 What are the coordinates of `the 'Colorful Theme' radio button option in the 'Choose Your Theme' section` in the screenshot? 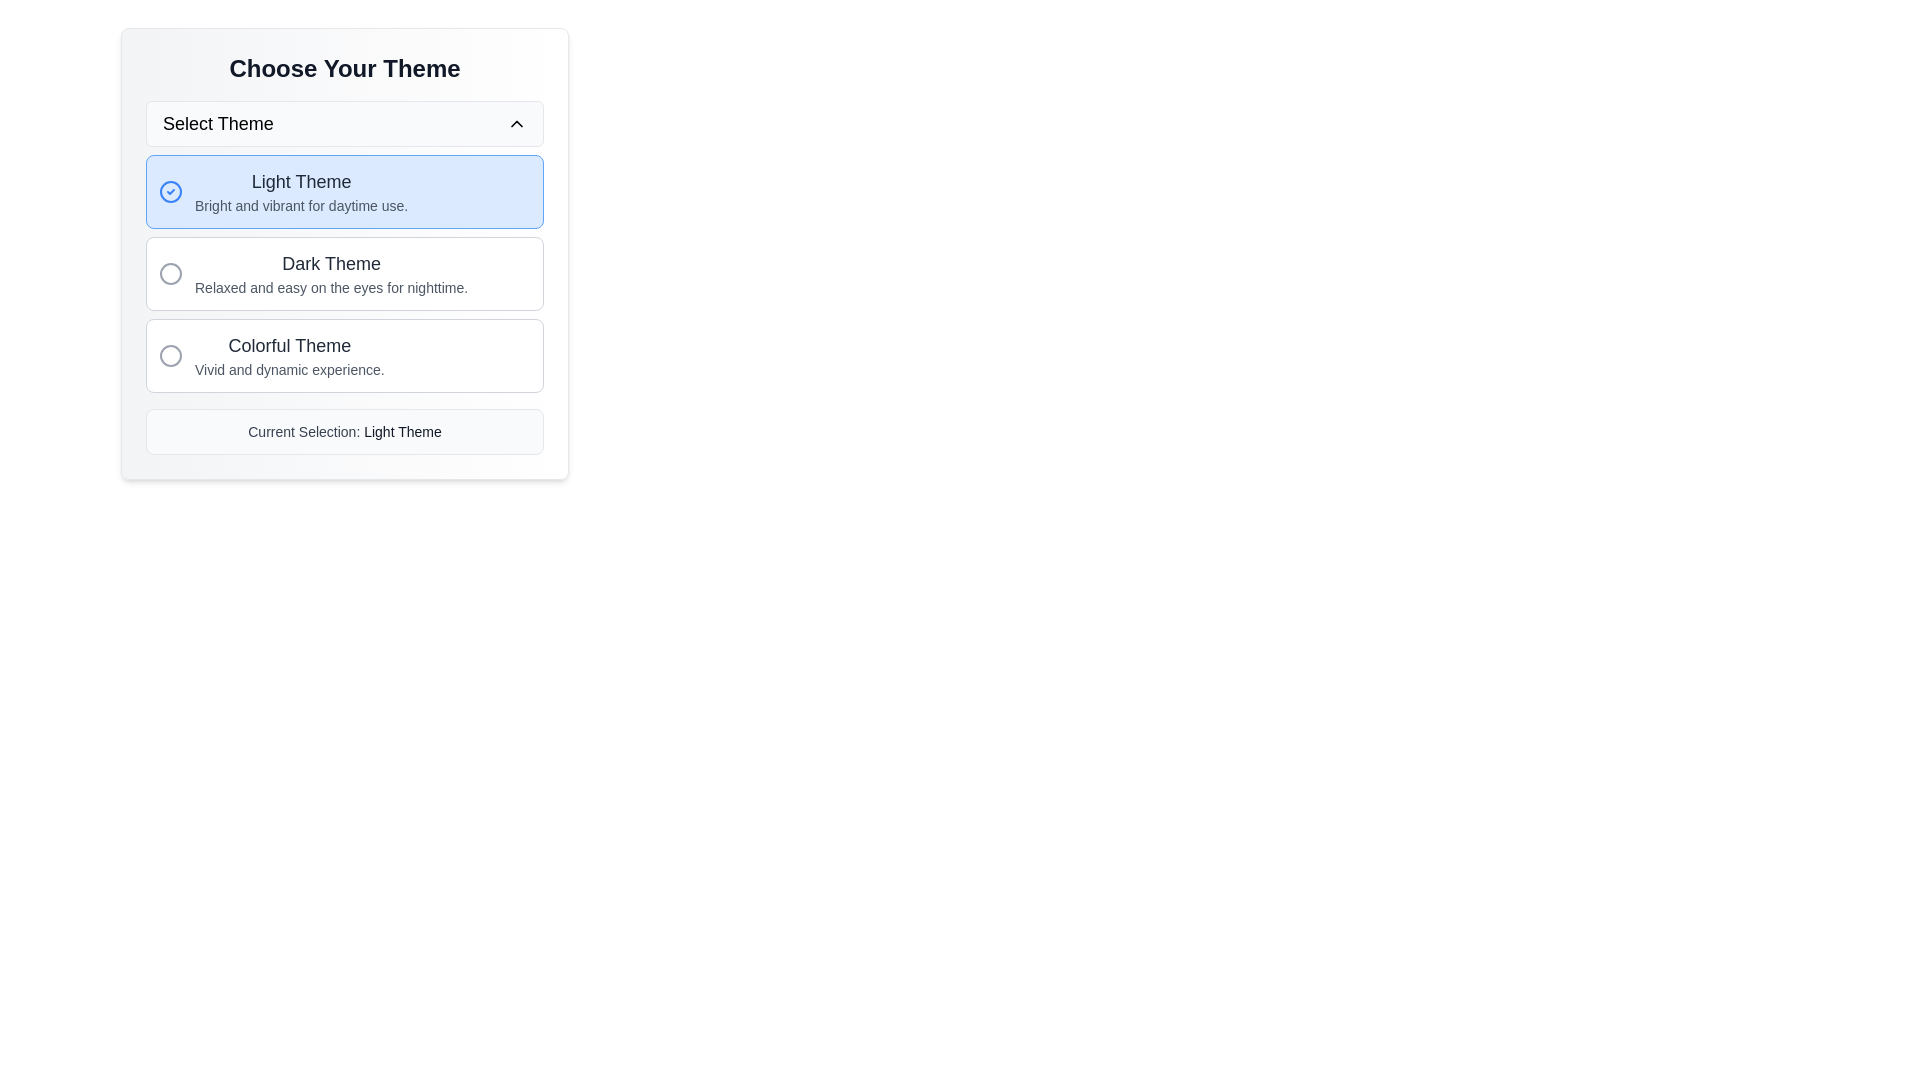 It's located at (345, 354).